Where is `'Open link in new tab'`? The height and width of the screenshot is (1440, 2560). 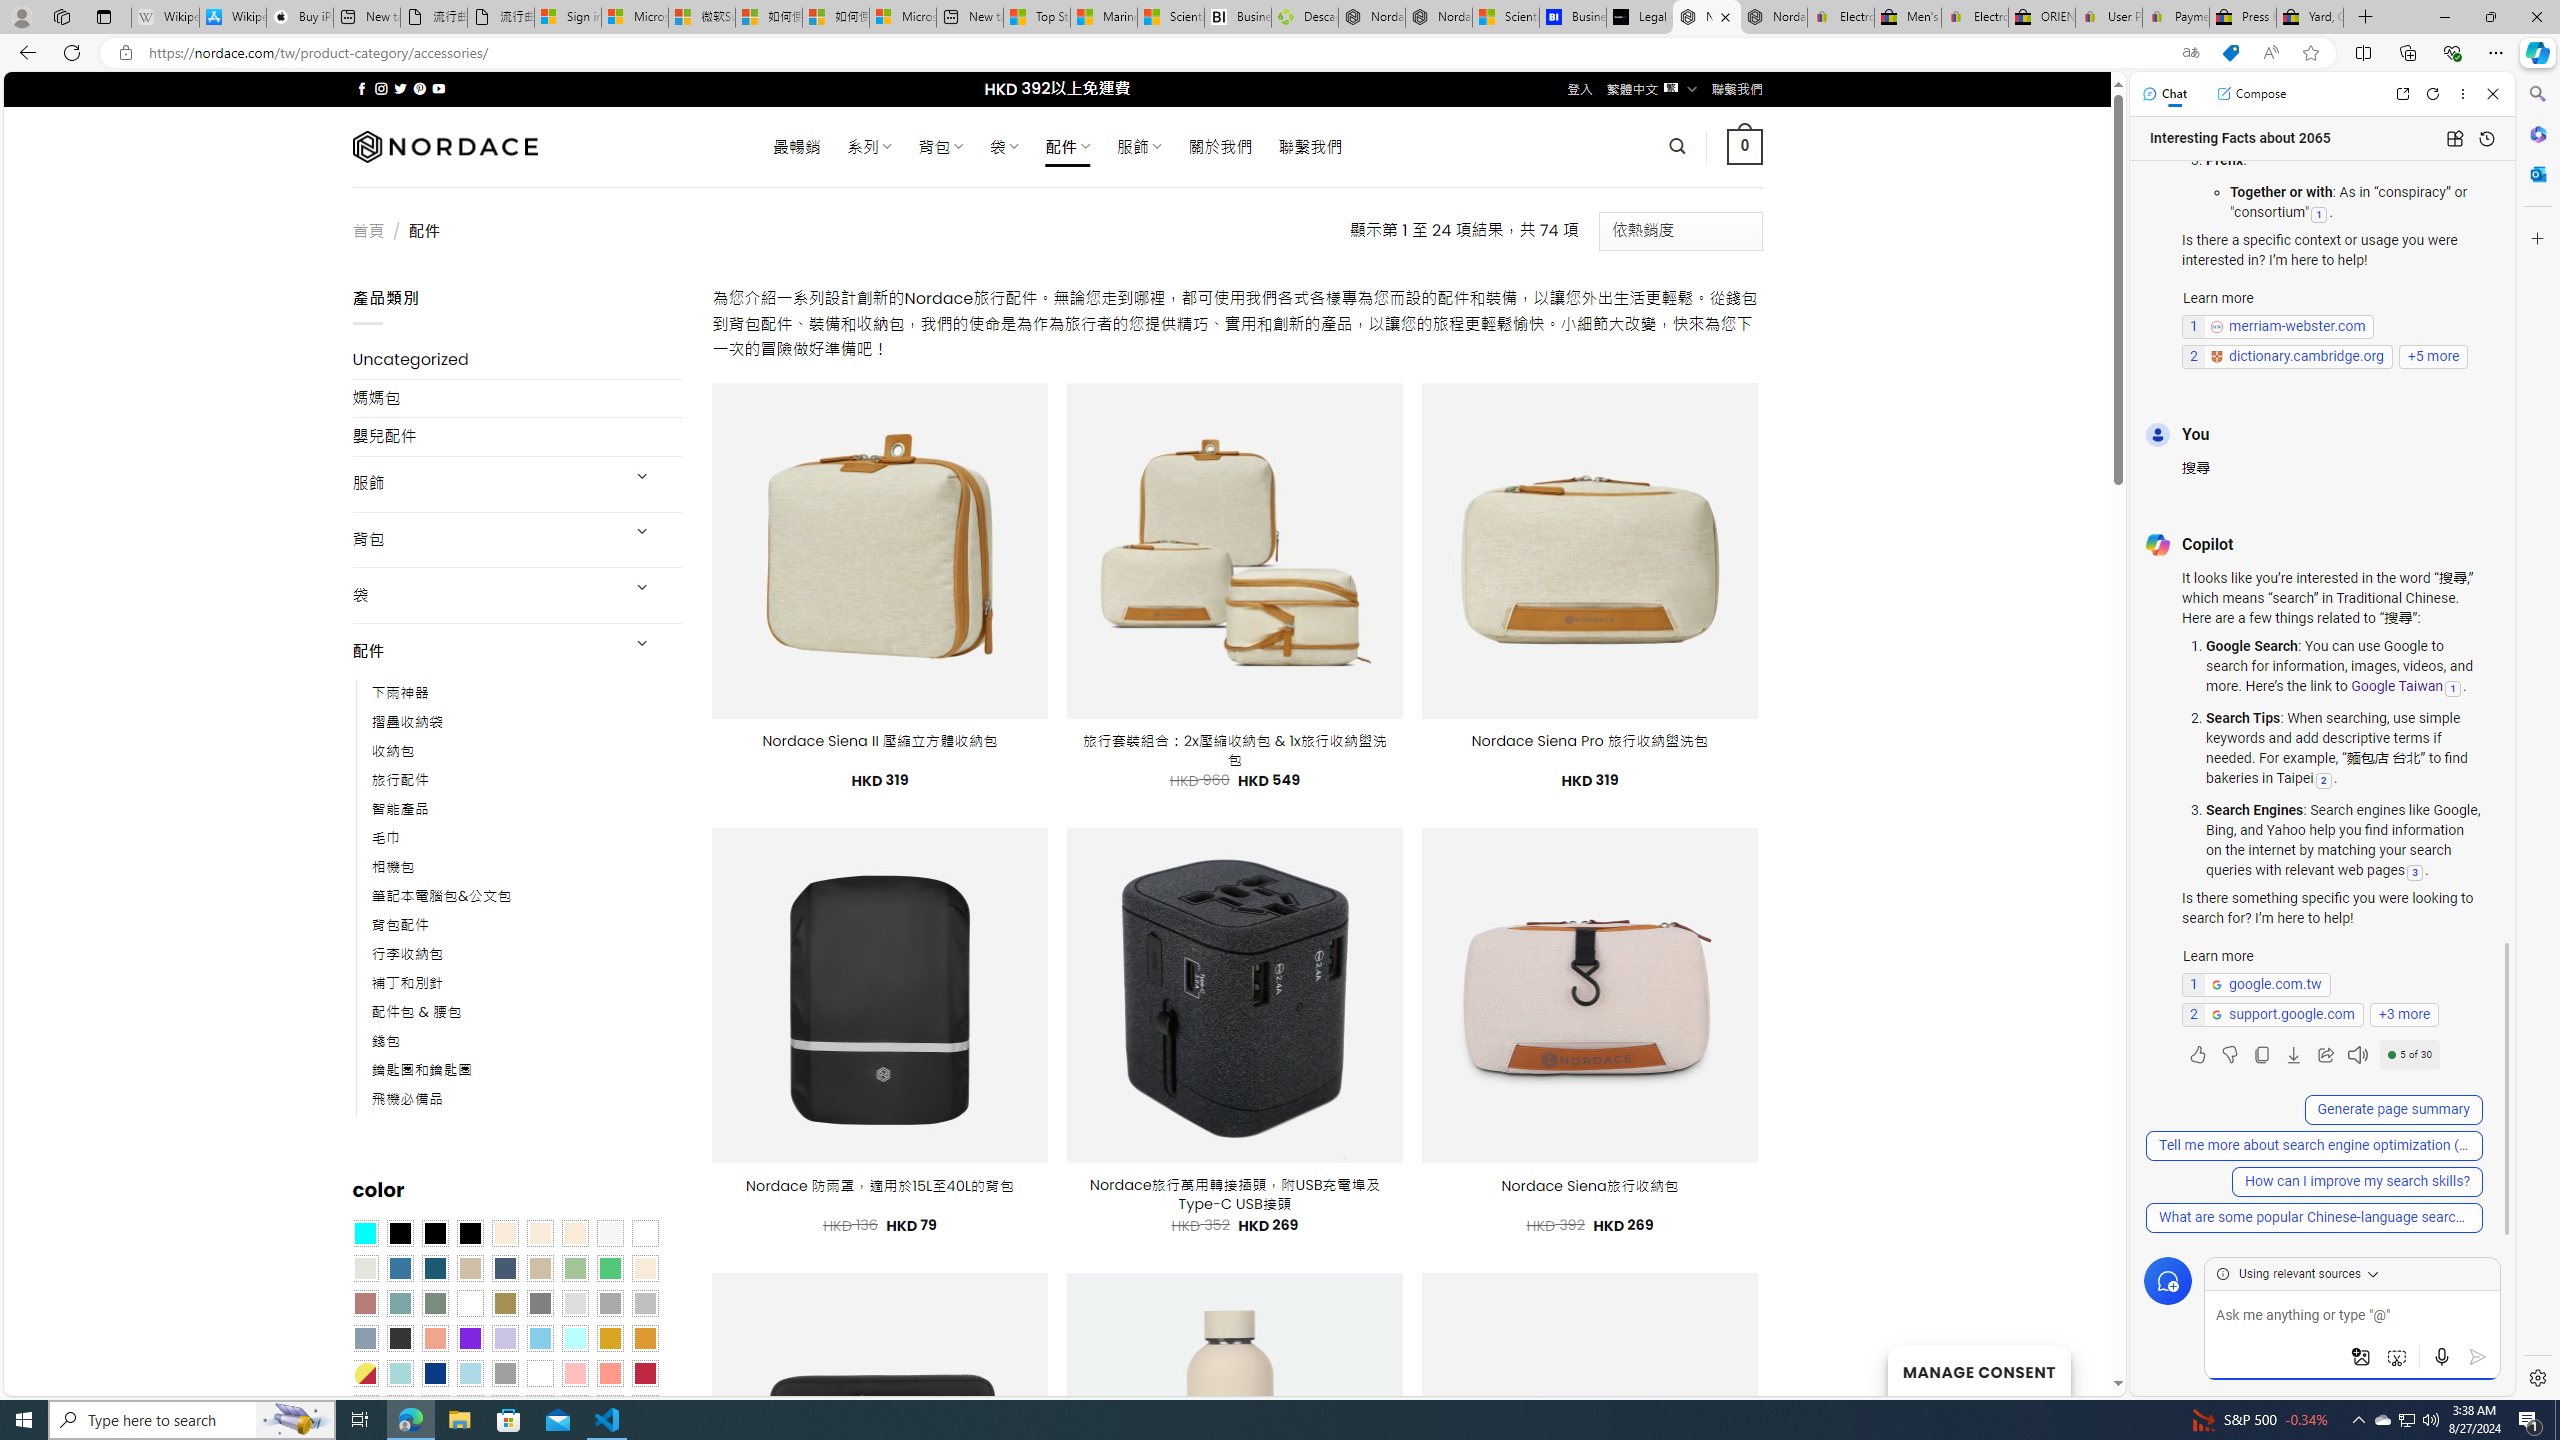
'Open link in new tab' is located at coordinates (2401, 93).